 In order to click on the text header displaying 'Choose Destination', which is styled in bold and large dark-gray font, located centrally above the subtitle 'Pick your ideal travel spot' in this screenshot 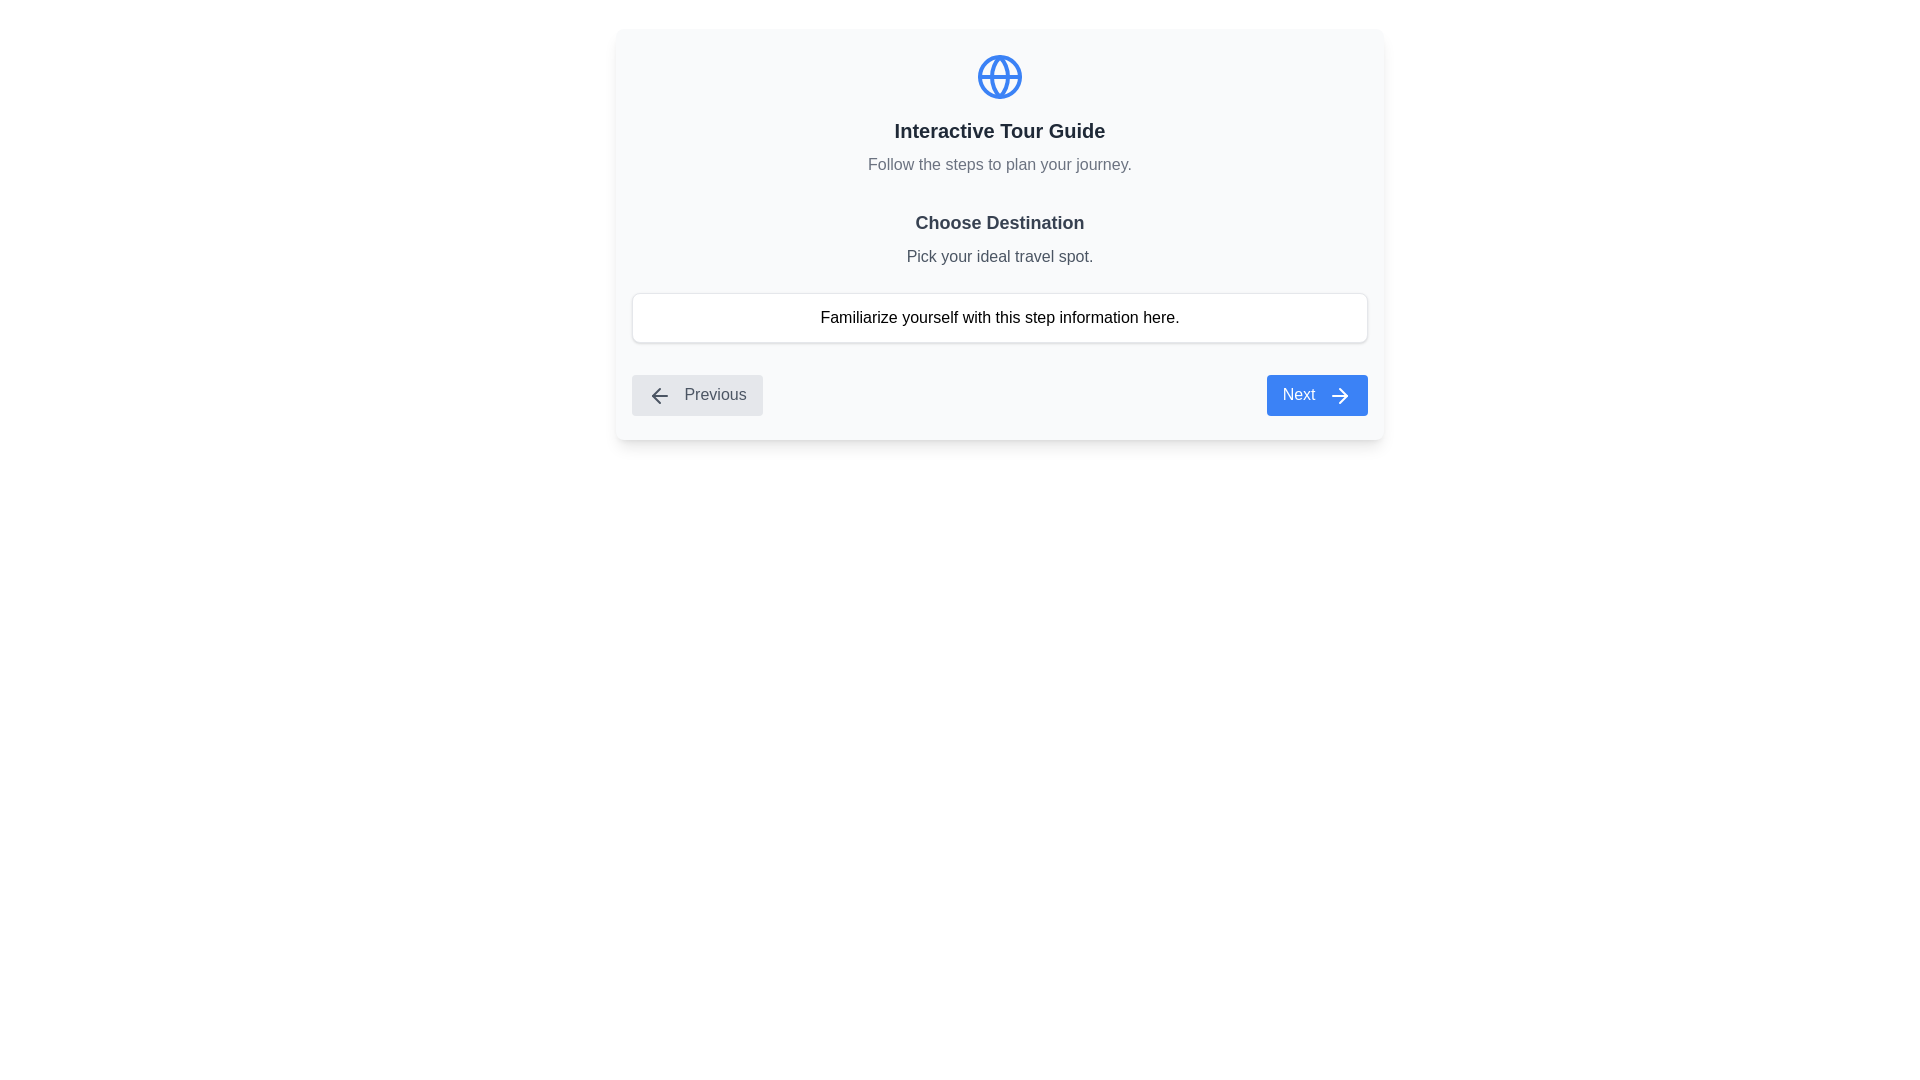, I will do `click(999, 223)`.